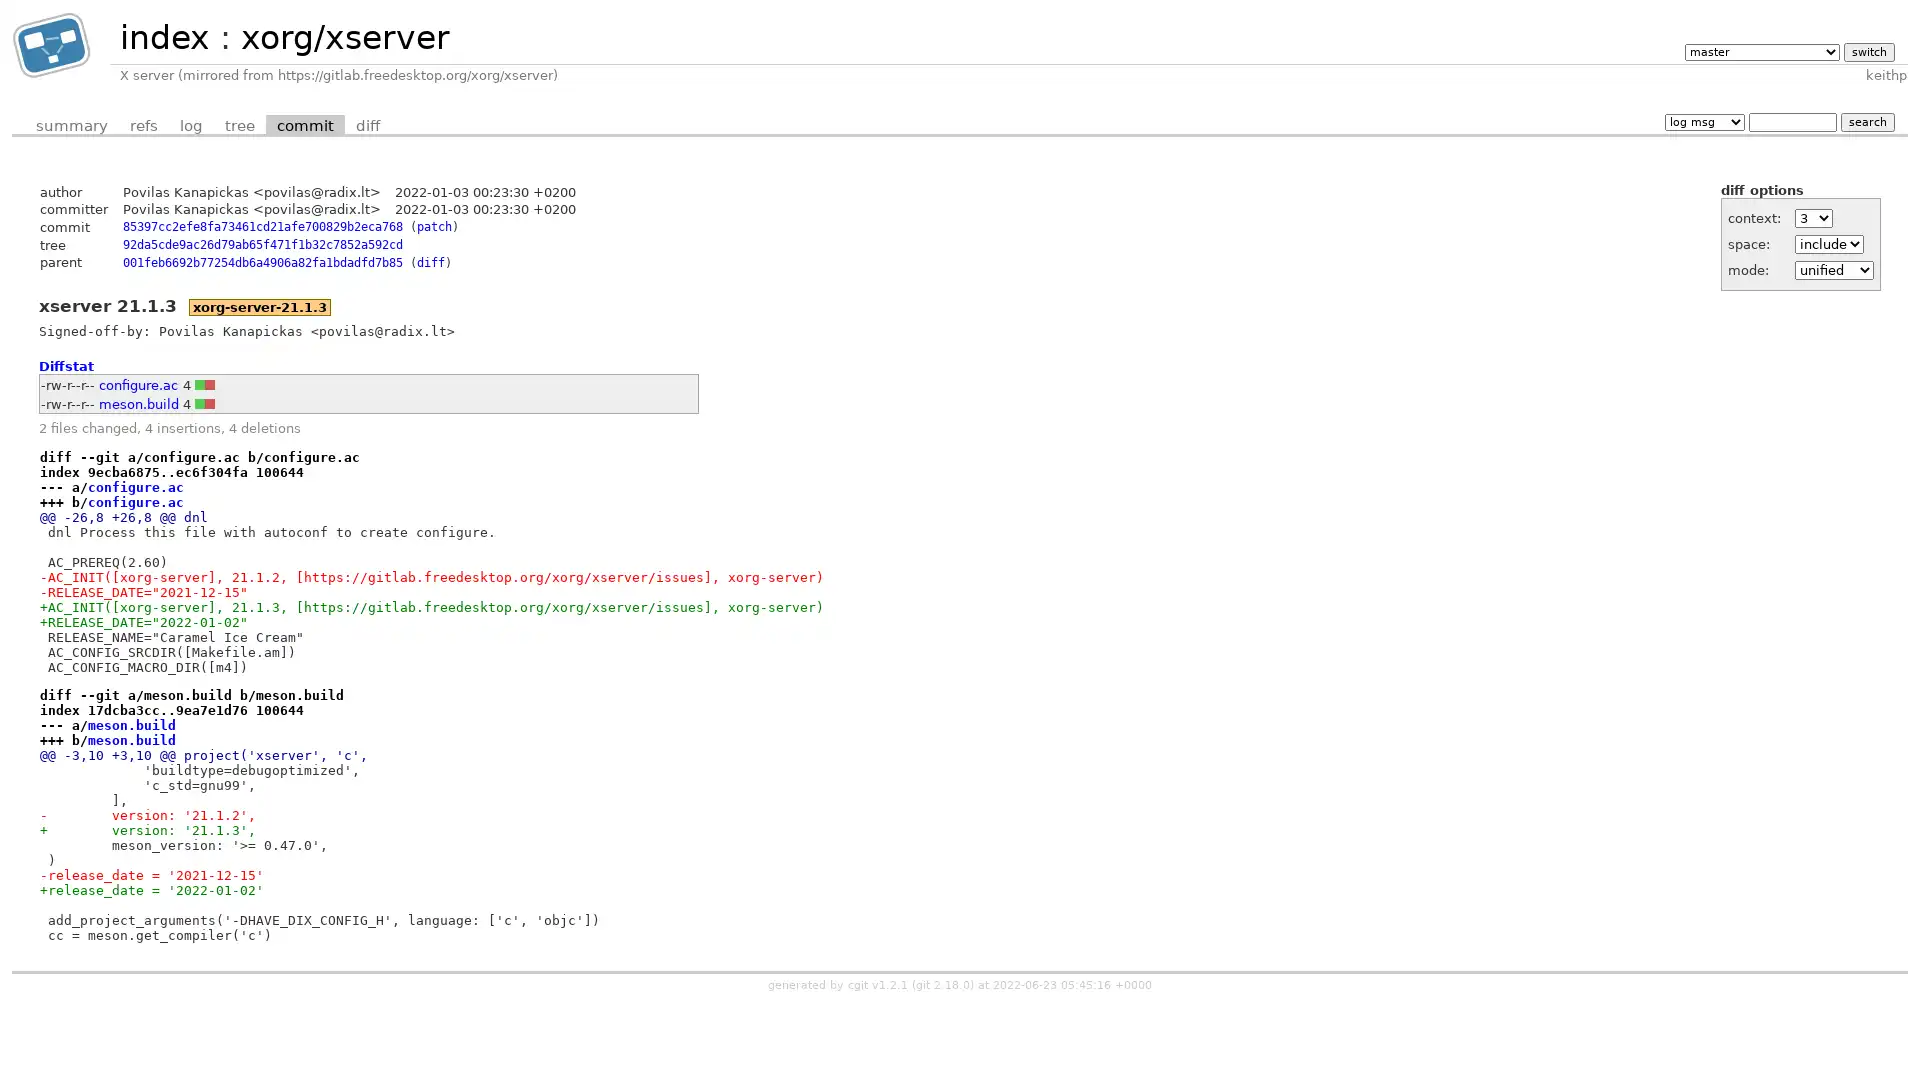 The image size is (1920, 1080). I want to click on search, so click(1866, 121).